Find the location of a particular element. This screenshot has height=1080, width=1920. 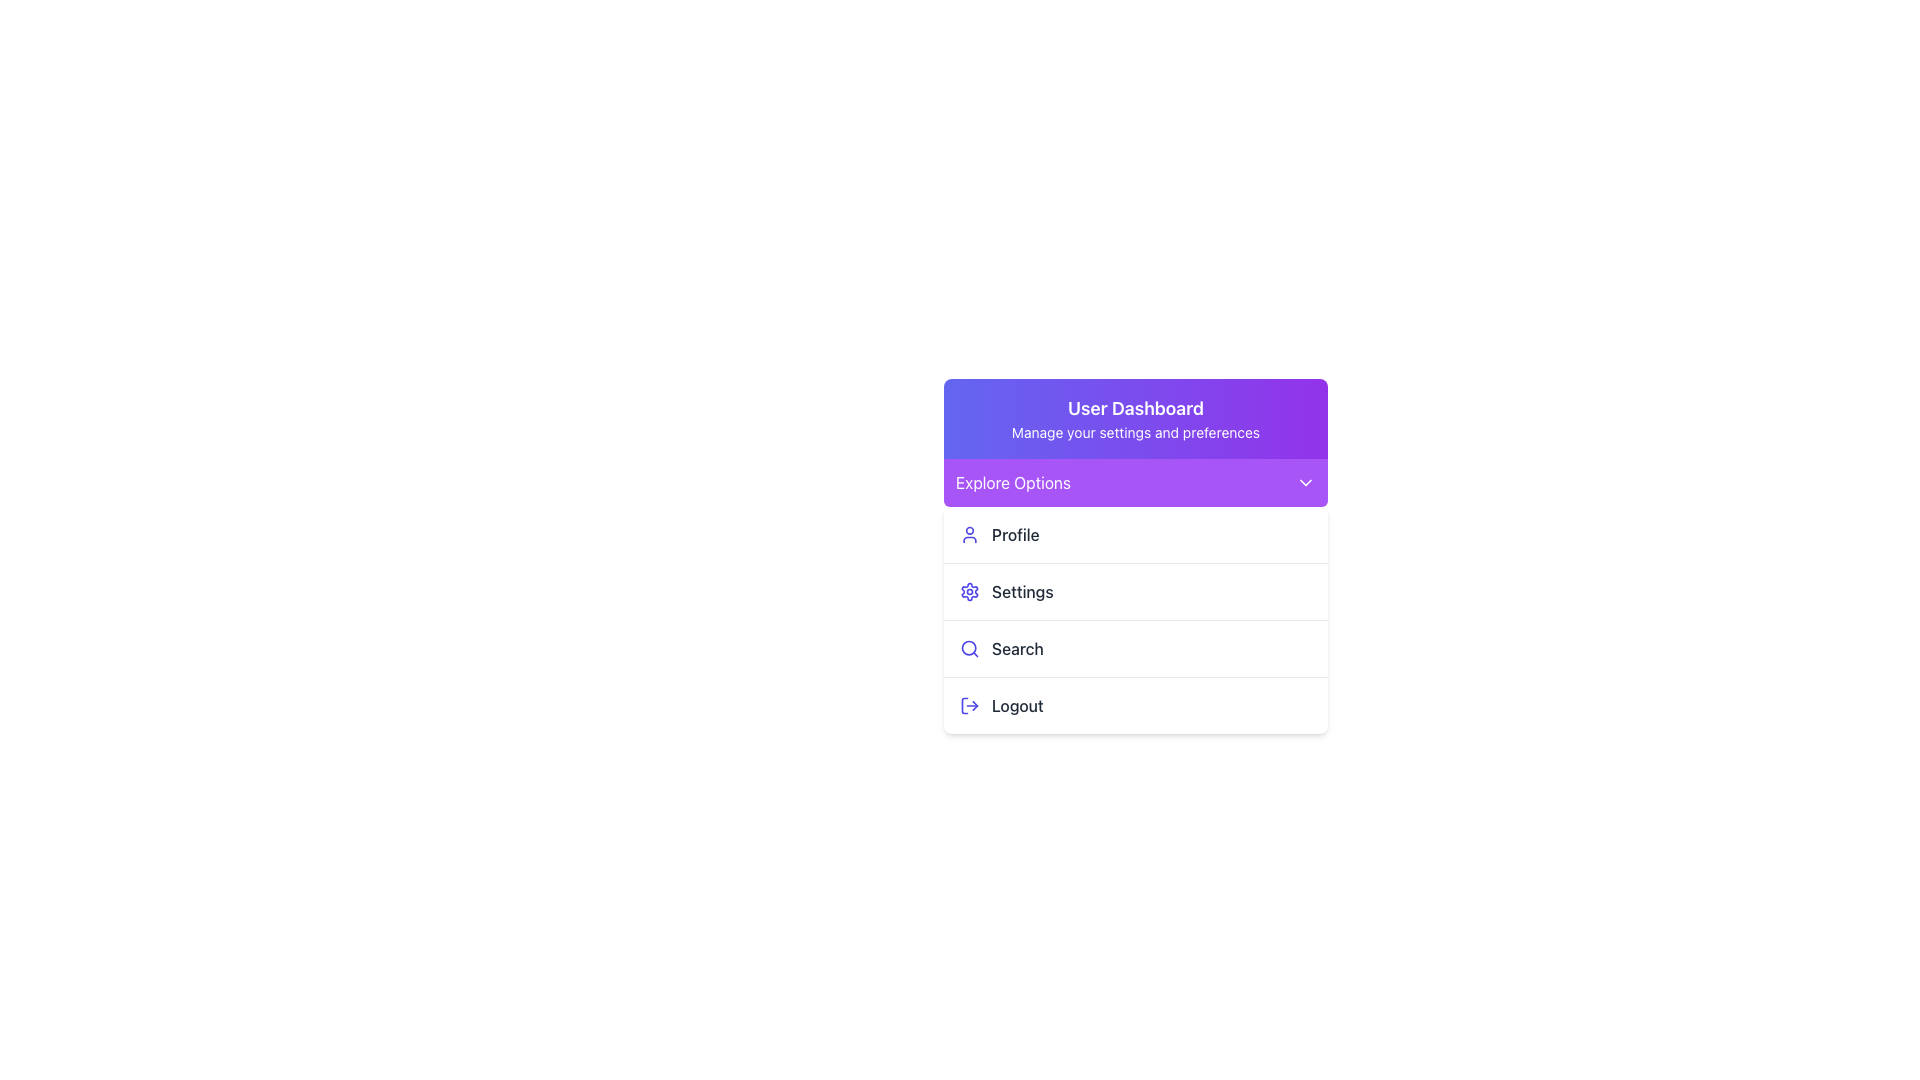

the text label associated with the search functionality located next to the search icon in the vertical menu is located at coordinates (1017, 648).